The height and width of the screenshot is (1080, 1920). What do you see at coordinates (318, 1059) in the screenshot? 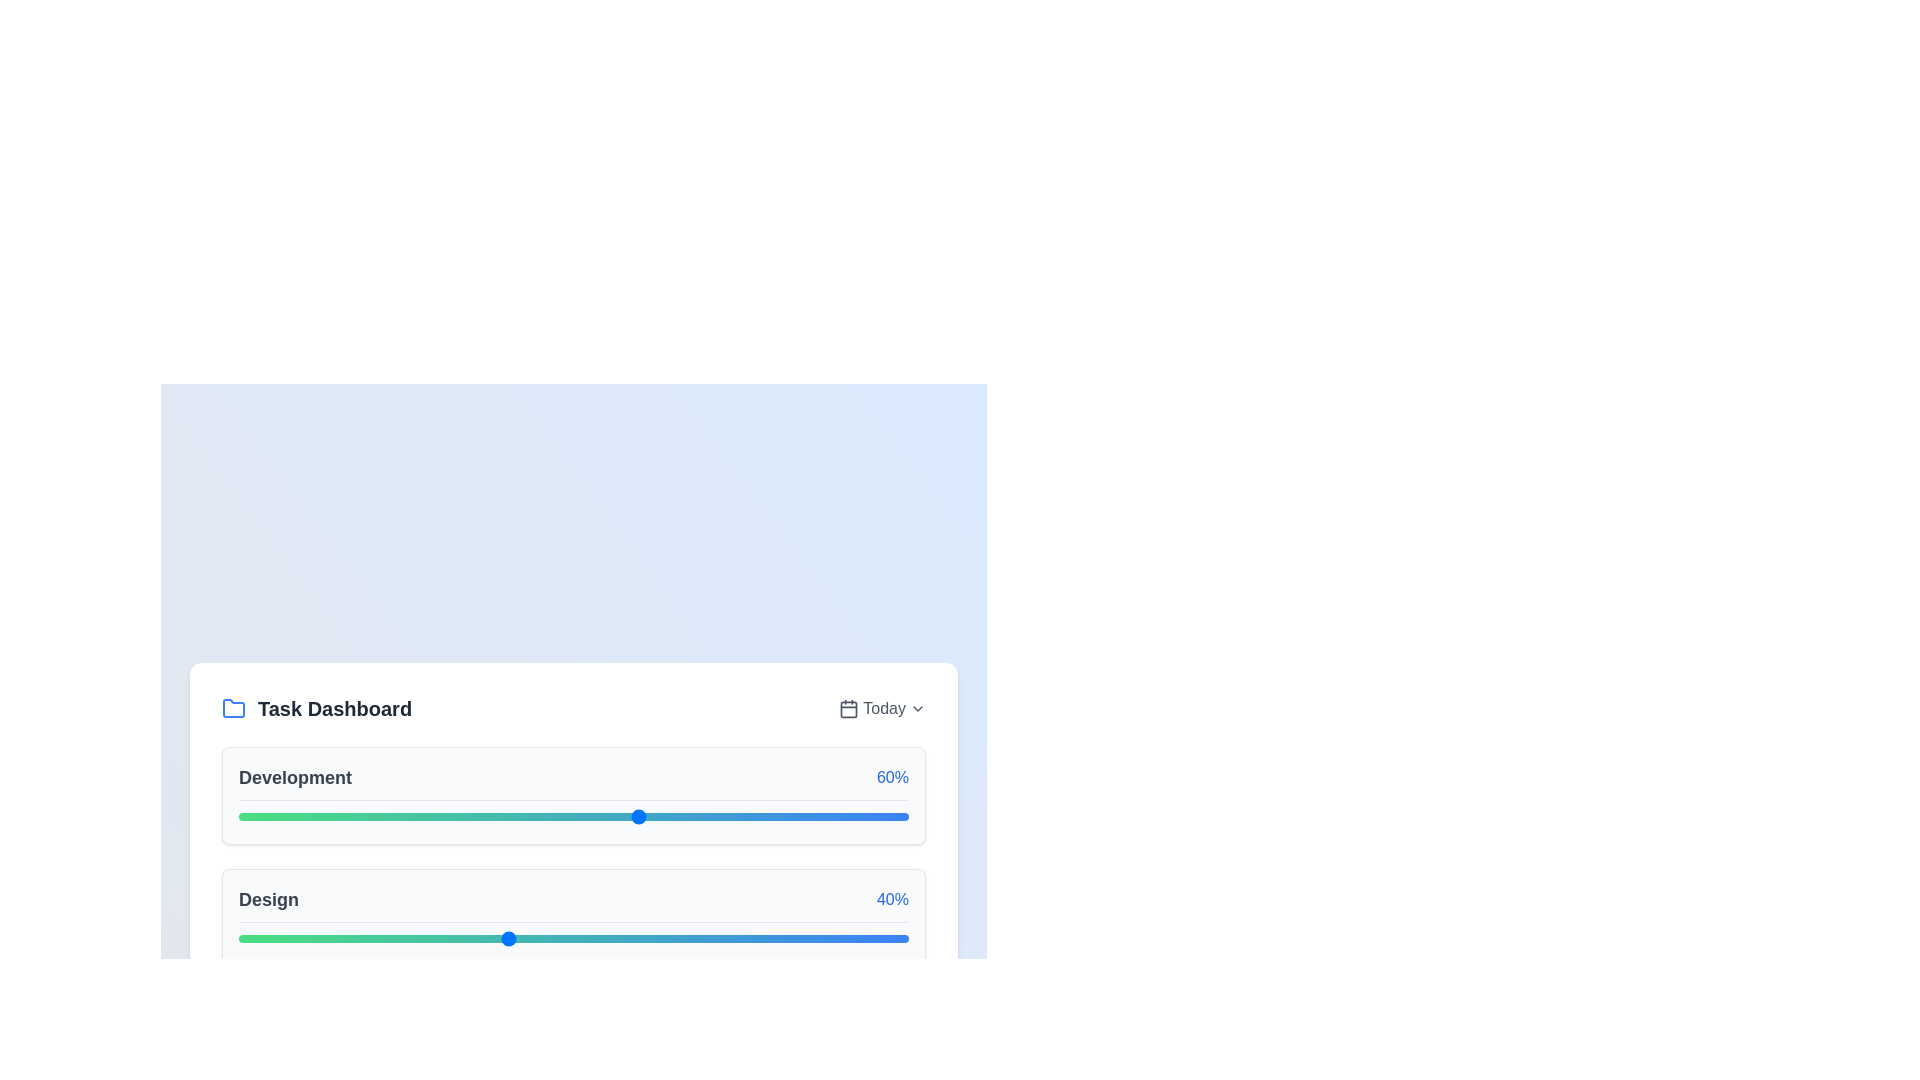
I see `the slider value` at bounding box center [318, 1059].